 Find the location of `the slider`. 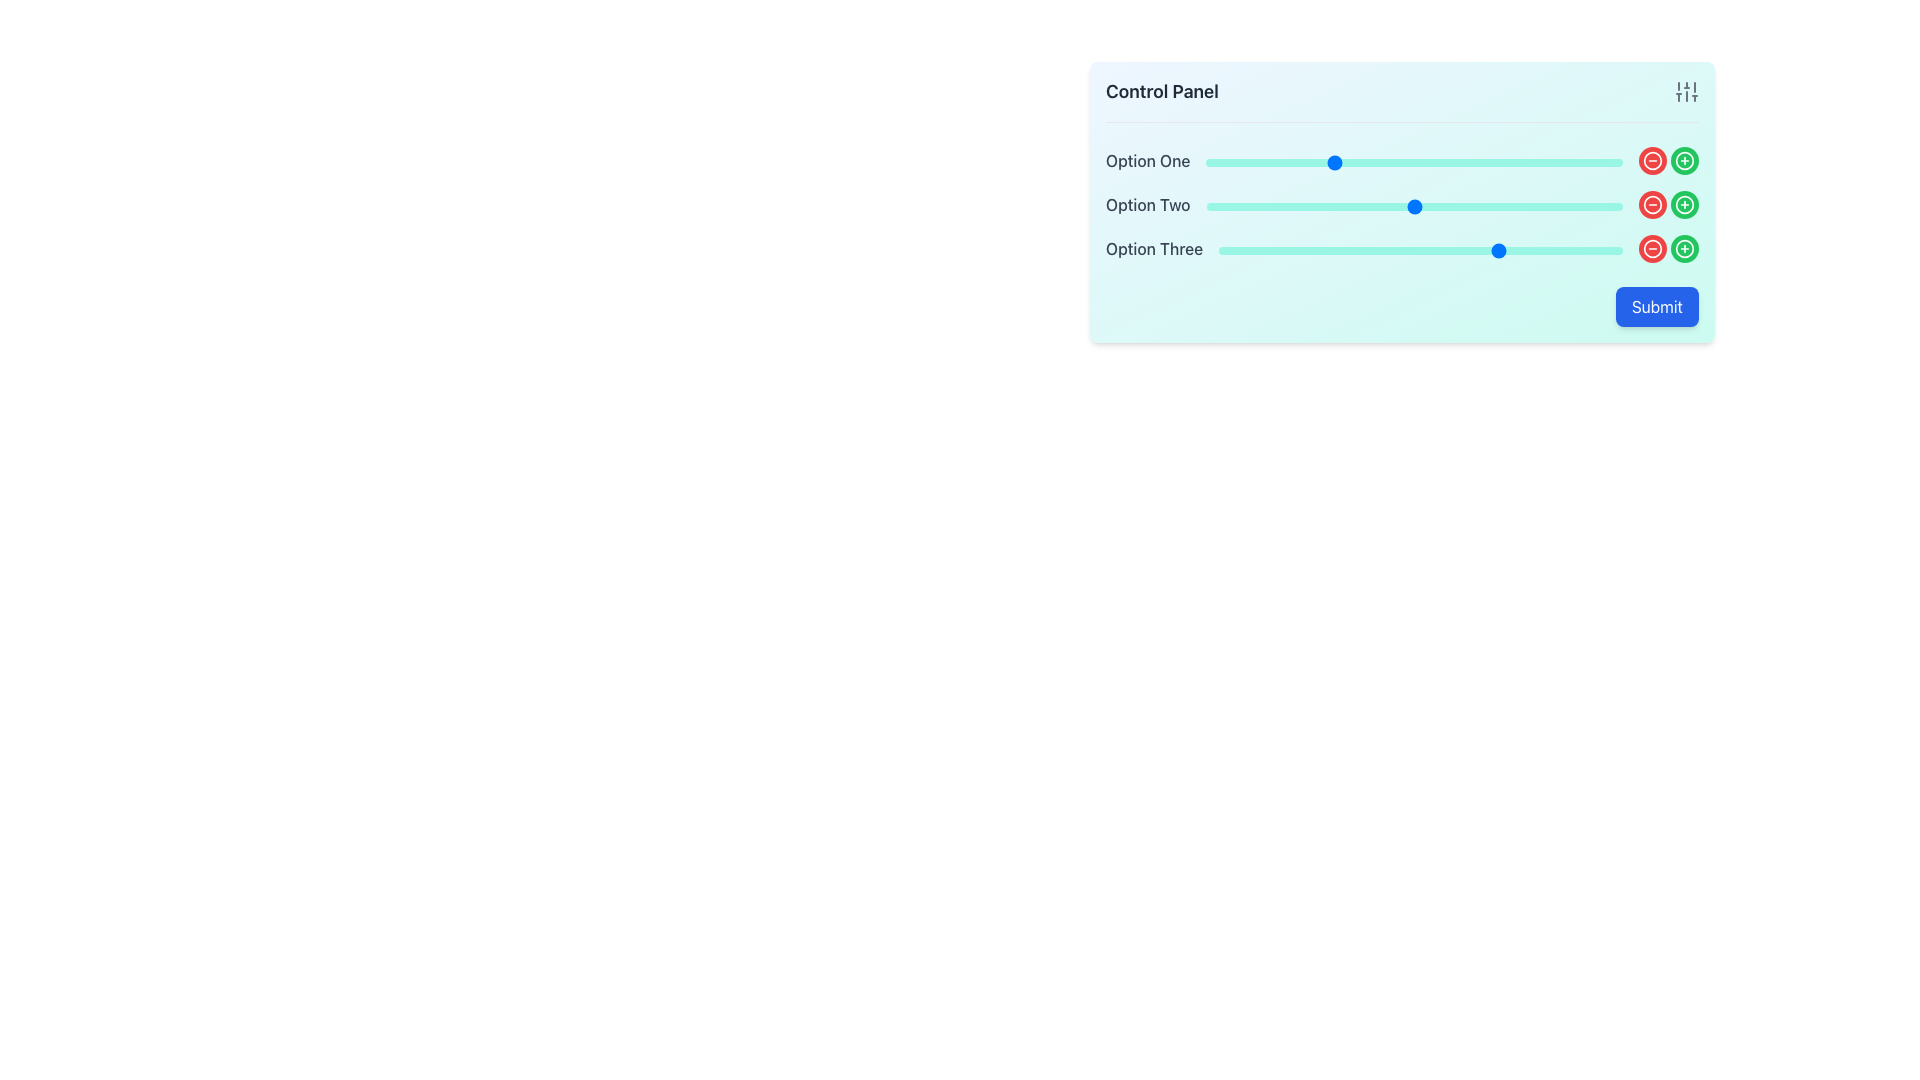

the slider is located at coordinates (1276, 161).